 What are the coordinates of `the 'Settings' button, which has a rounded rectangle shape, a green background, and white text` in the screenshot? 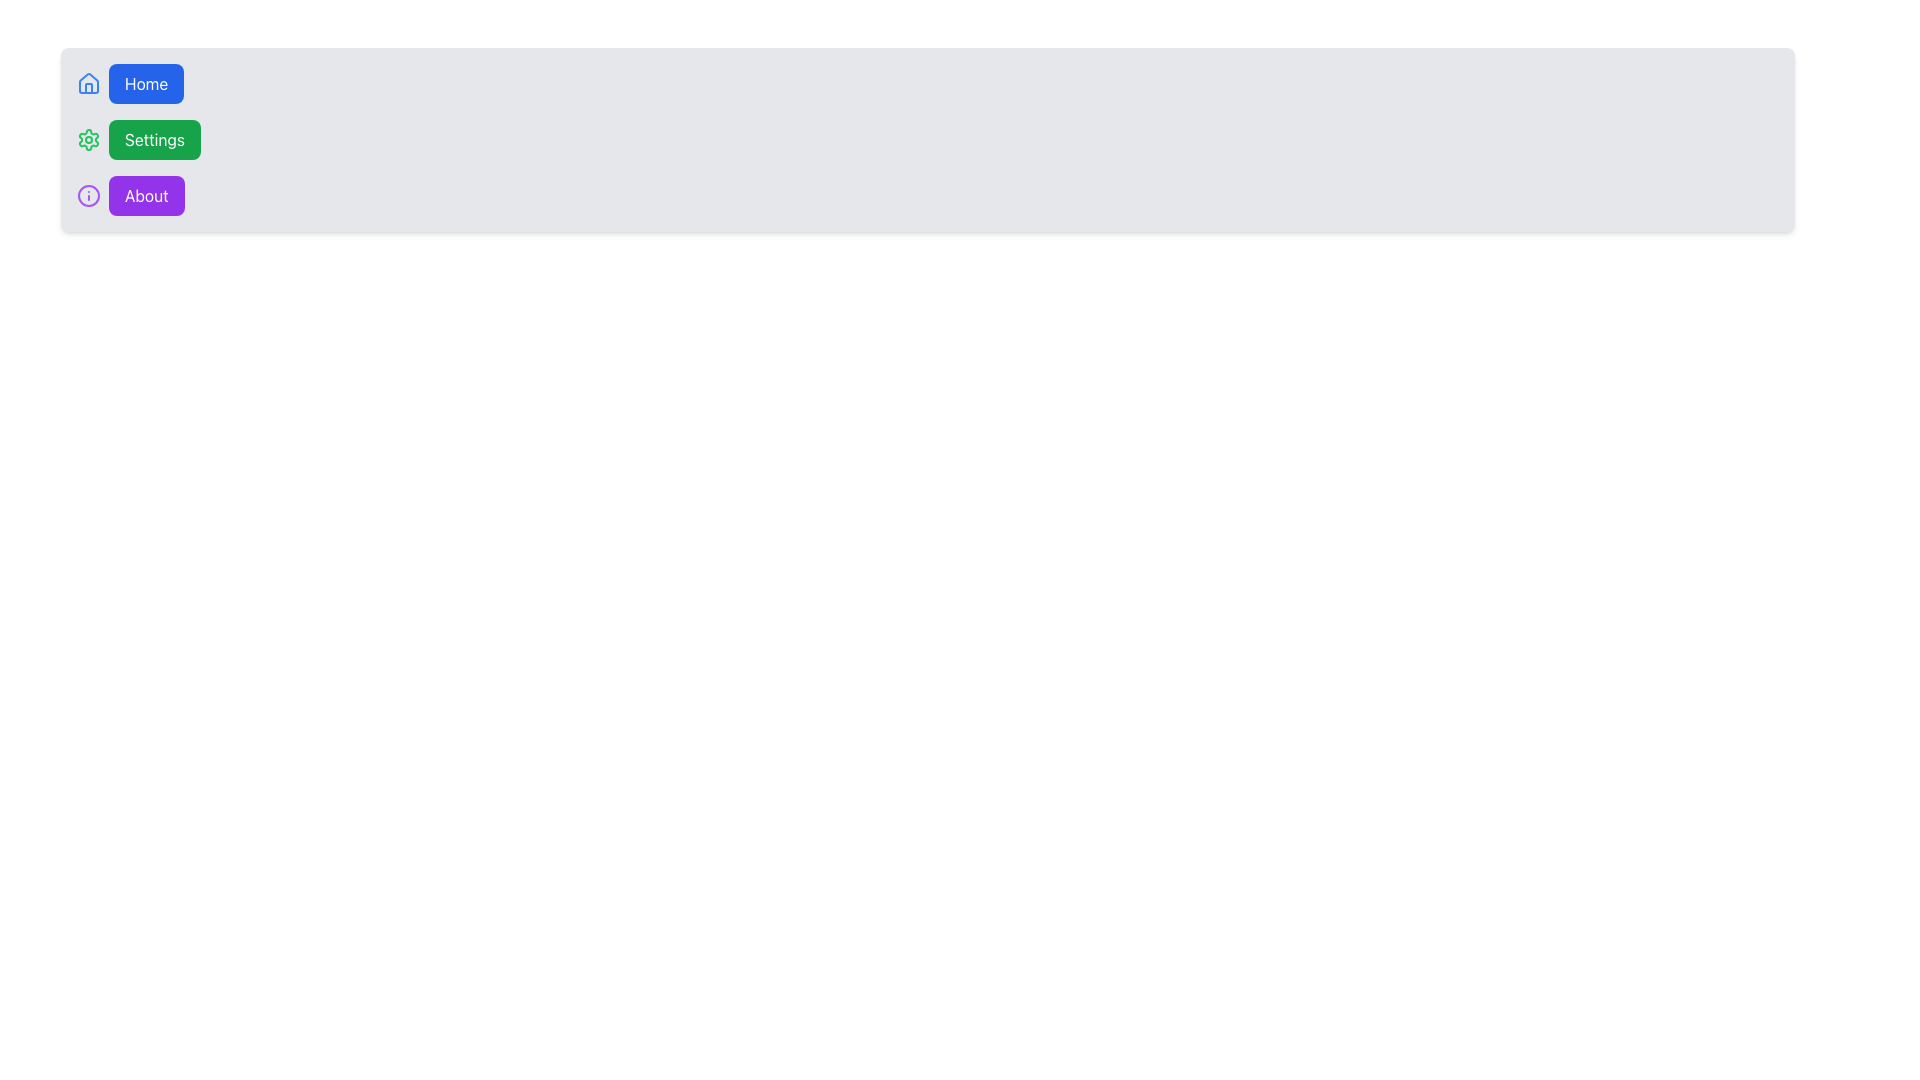 It's located at (153, 138).